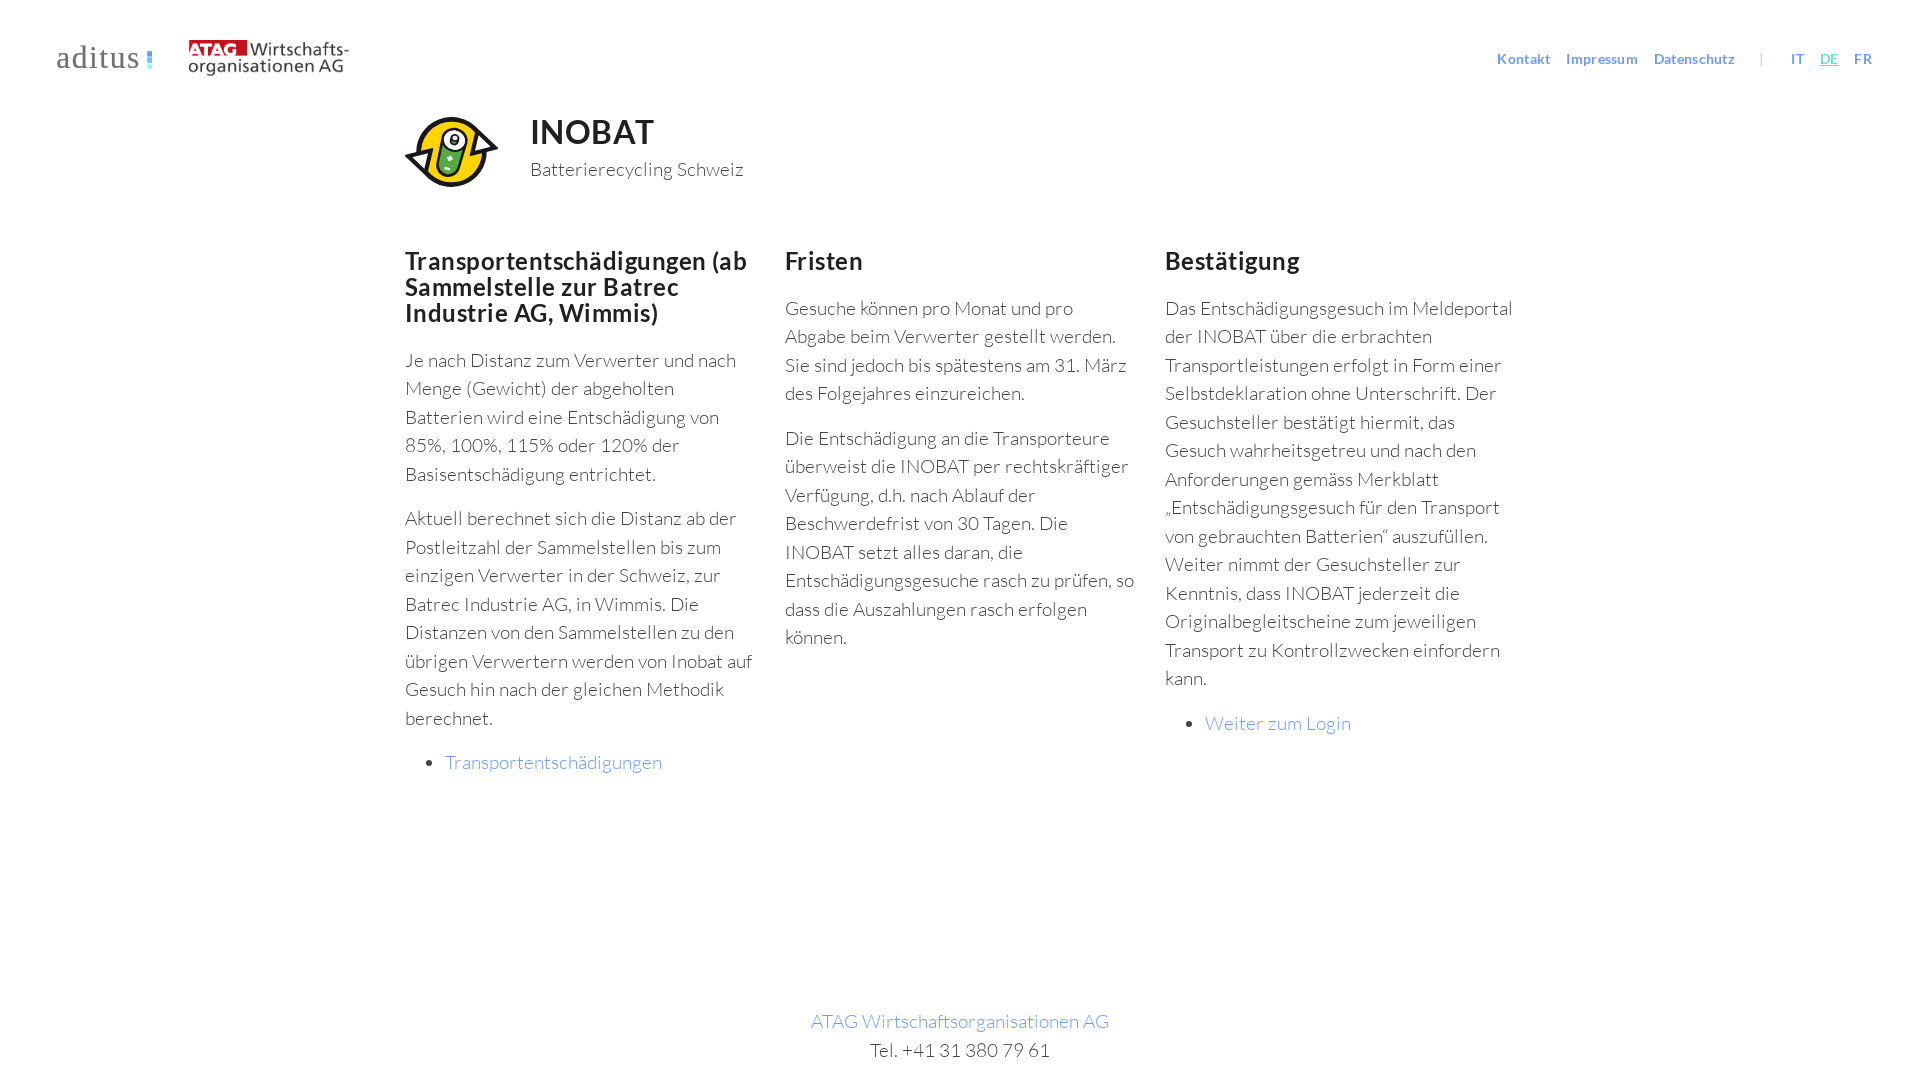  What do you see at coordinates (1811, 57) in the screenshot?
I see `'DE'` at bounding box center [1811, 57].